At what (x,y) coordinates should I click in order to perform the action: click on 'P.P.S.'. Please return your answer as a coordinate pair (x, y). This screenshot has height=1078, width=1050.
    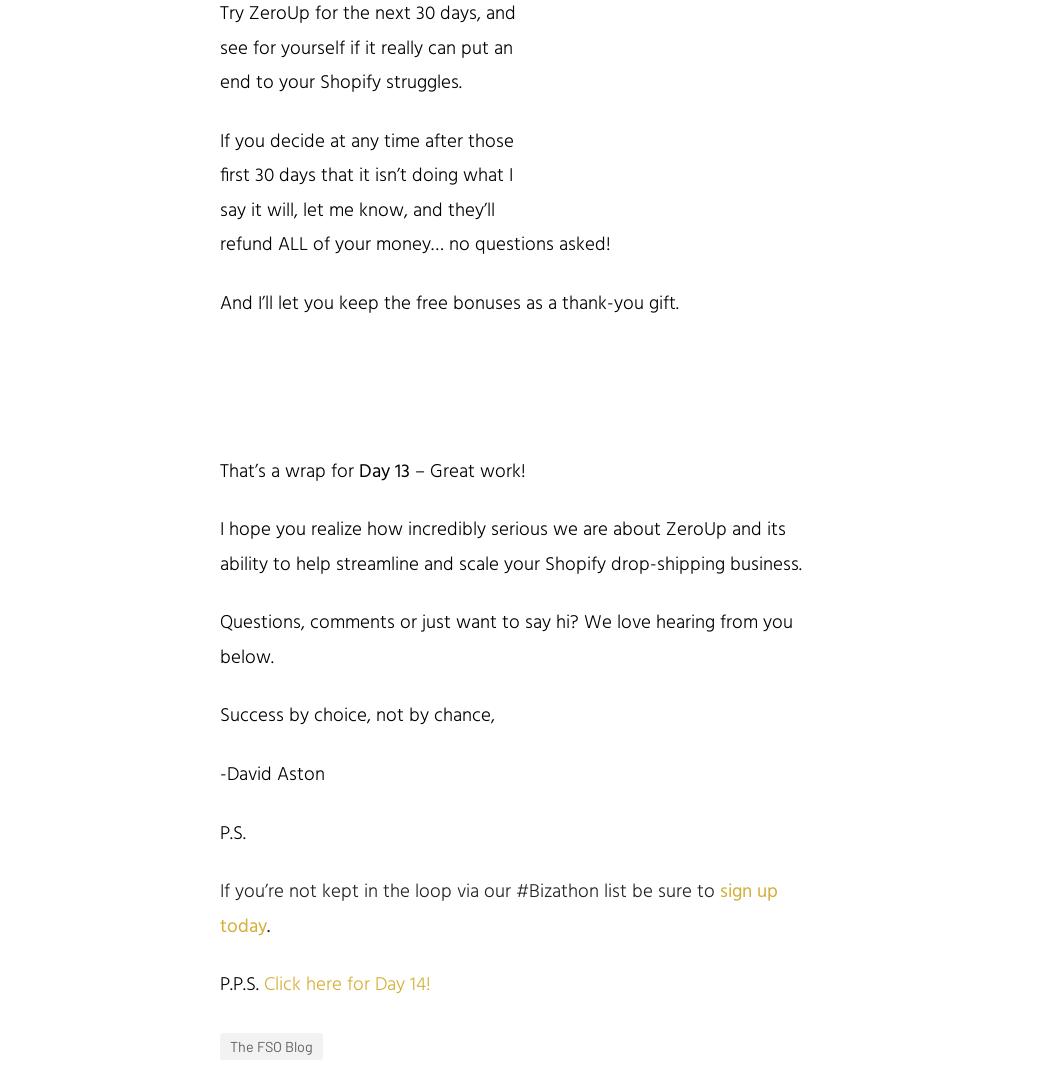
    Looking at the image, I should click on (242, 984).